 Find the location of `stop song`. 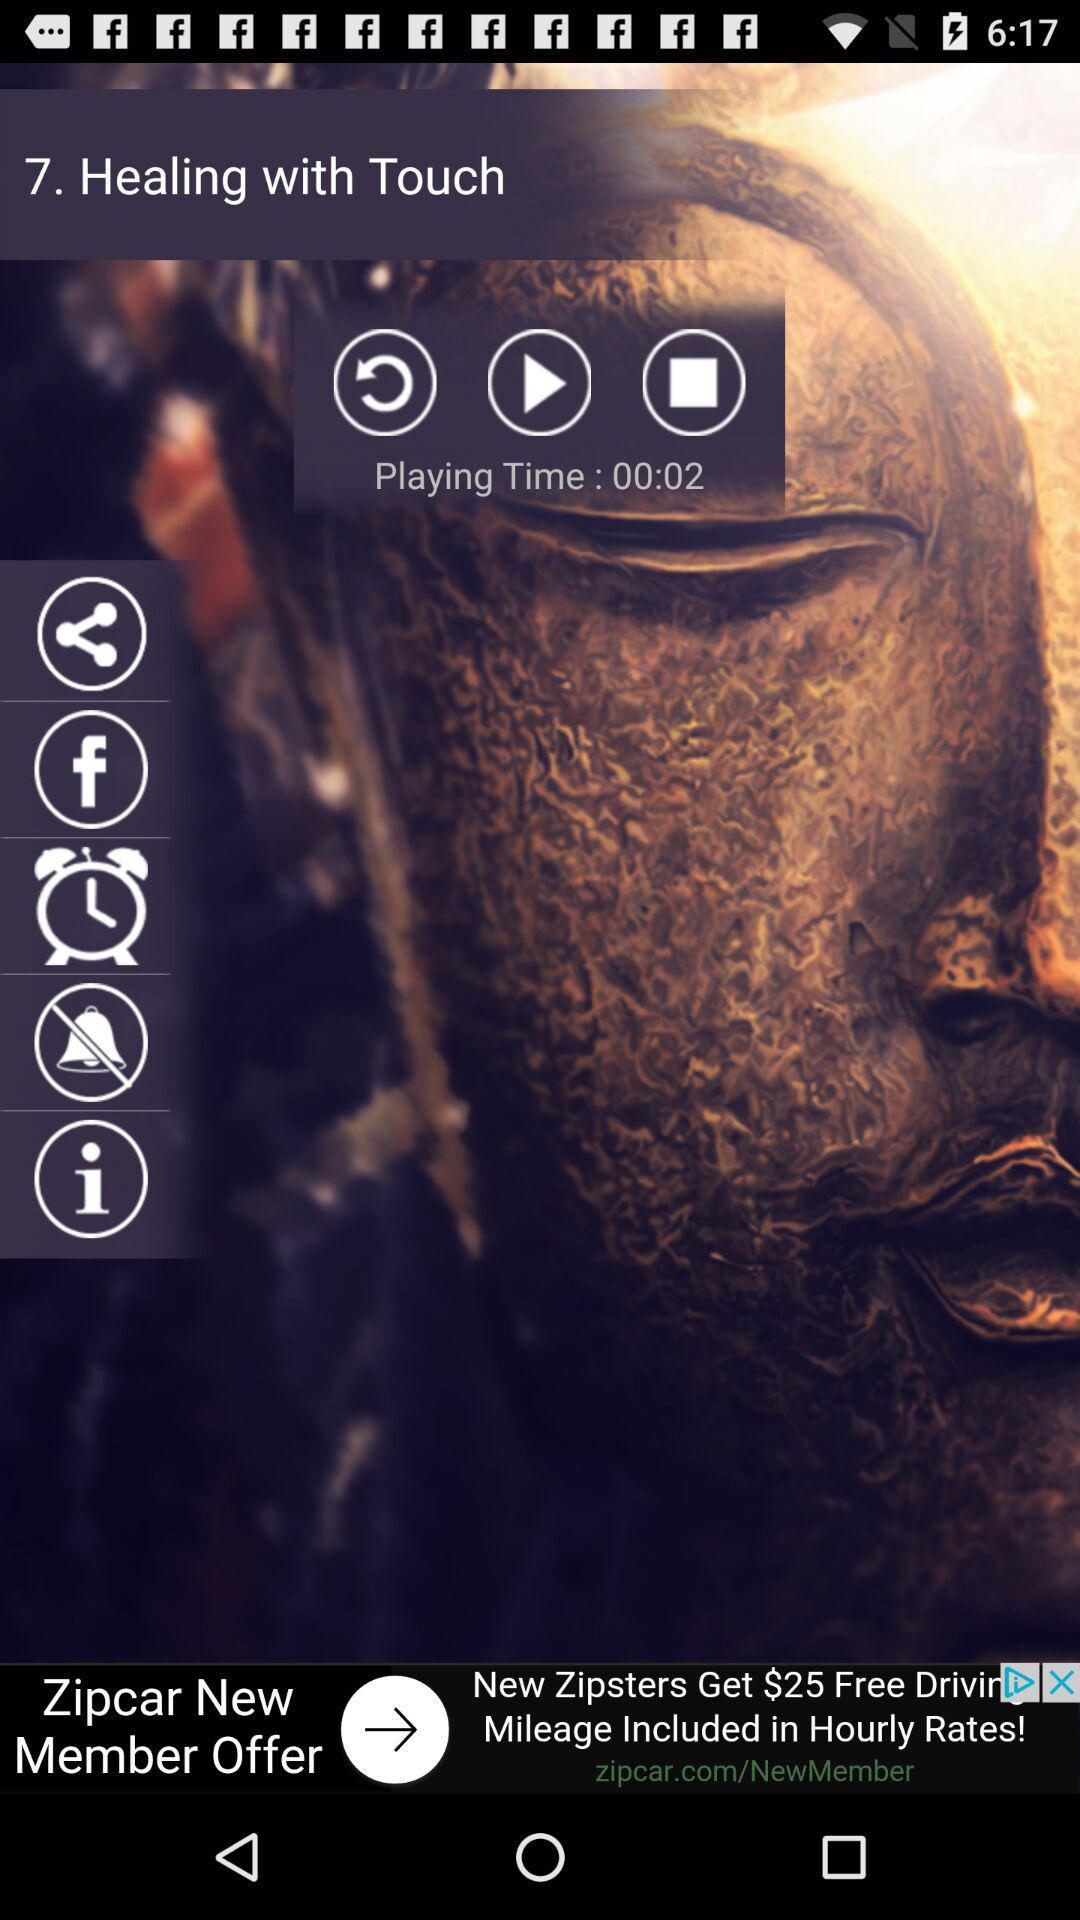

stop song is located at coordinates (693, 382).